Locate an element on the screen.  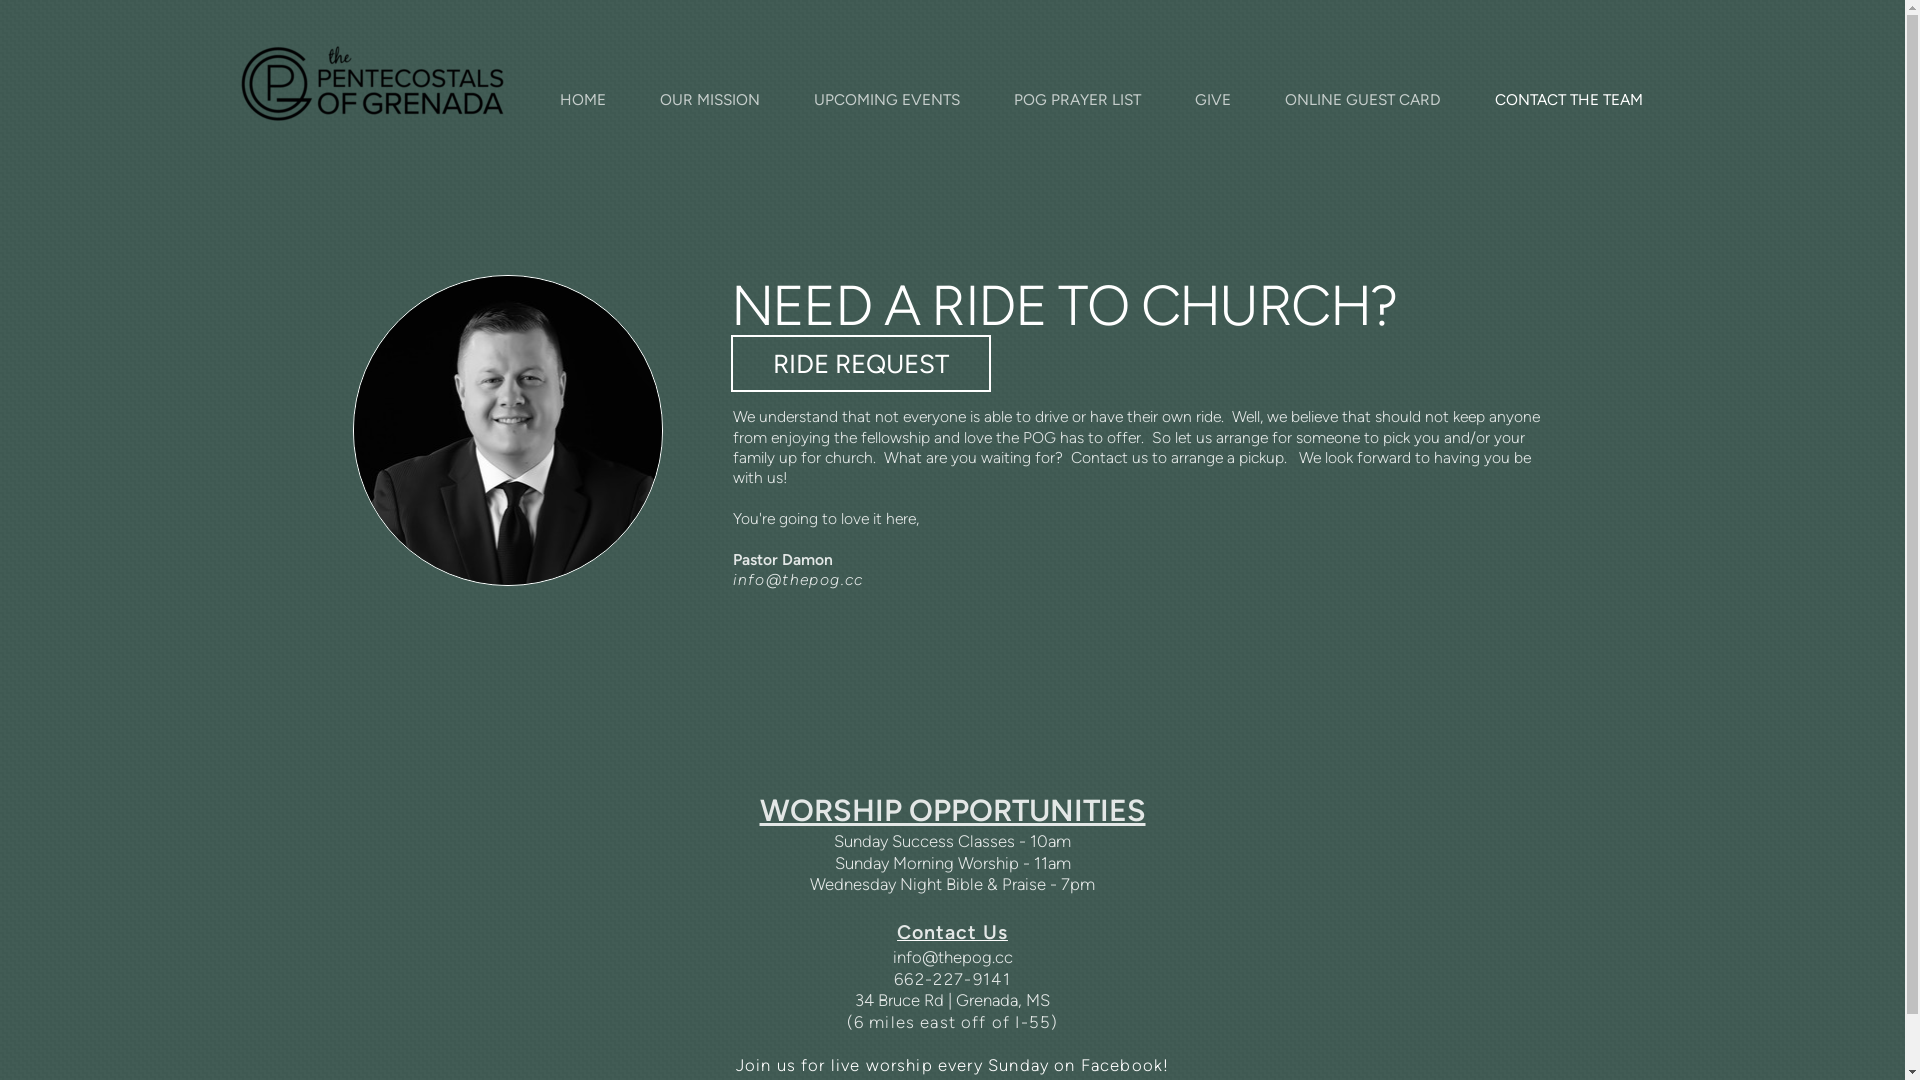
'UPCOMING EVENTS' is located at coordinates (885, 99).